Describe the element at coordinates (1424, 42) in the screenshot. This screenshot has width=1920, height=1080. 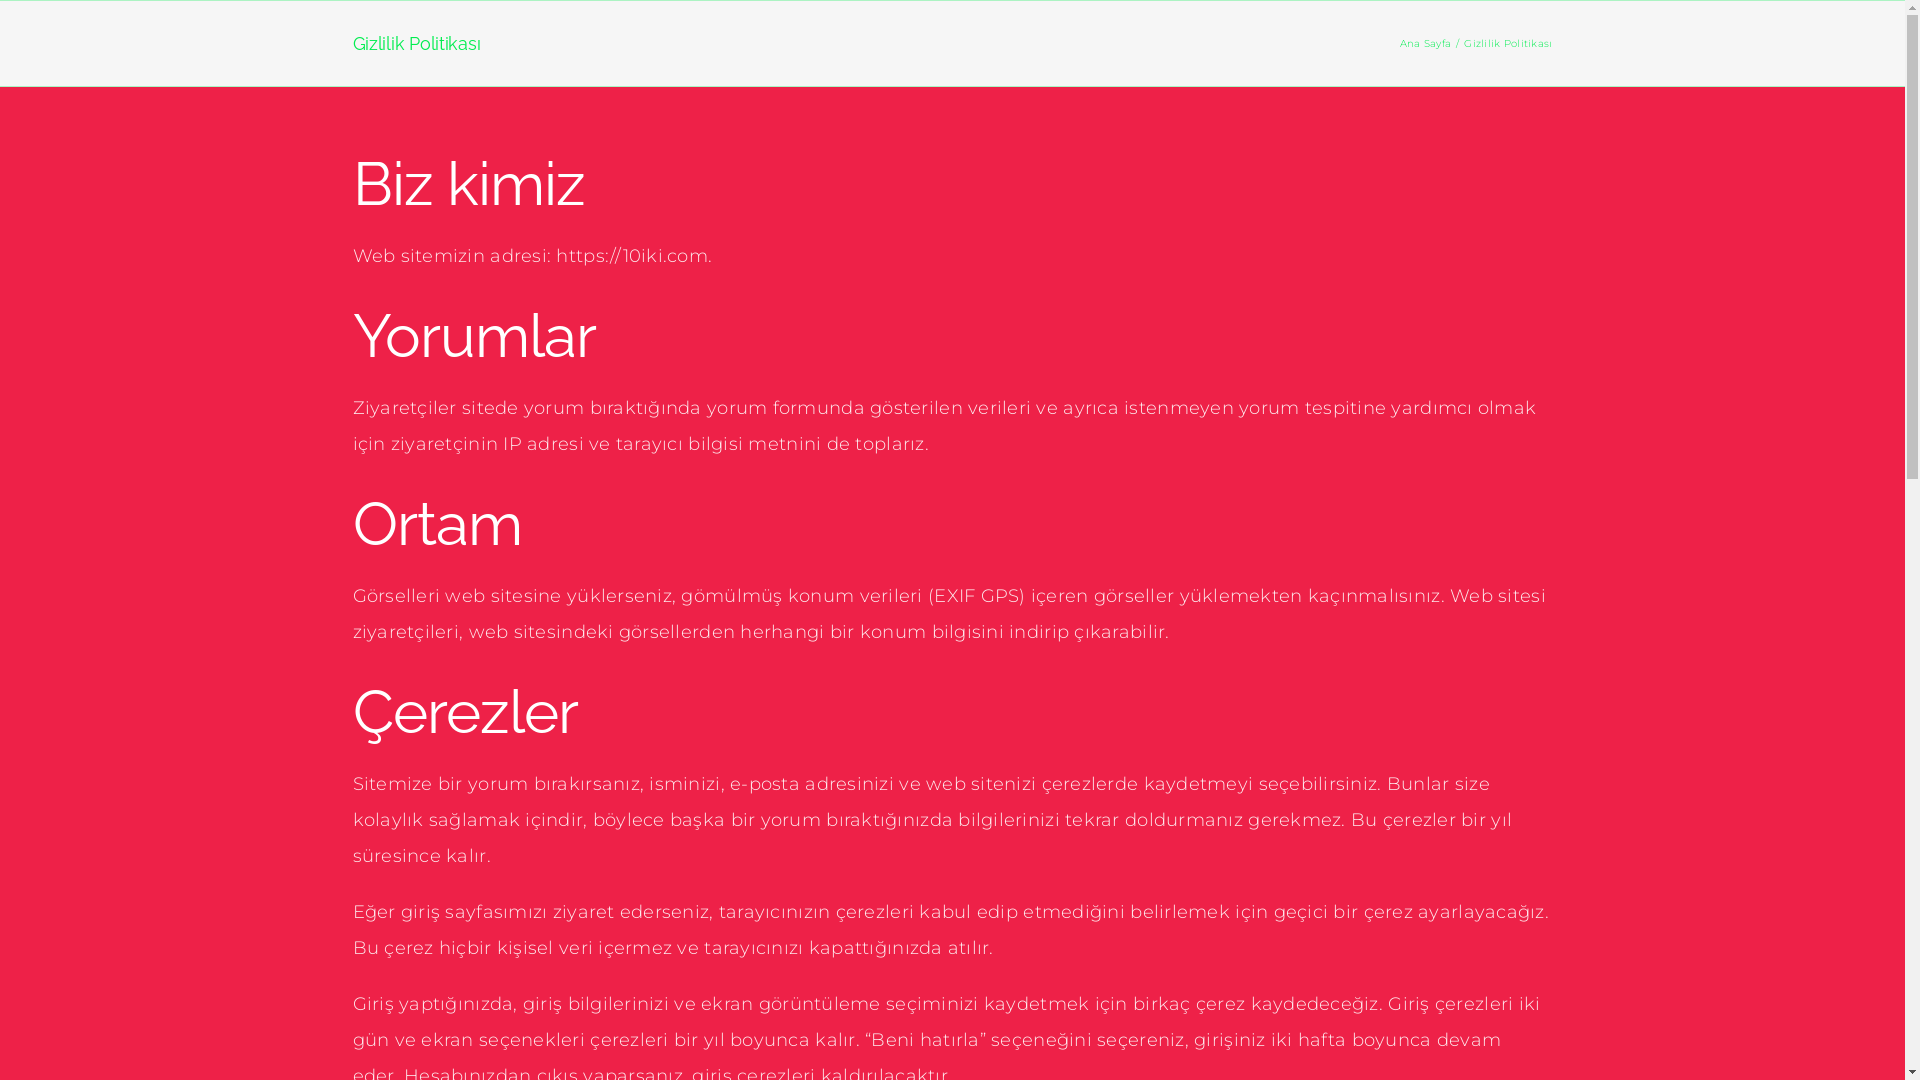
I see `'Ana Sayfa'` at that location.